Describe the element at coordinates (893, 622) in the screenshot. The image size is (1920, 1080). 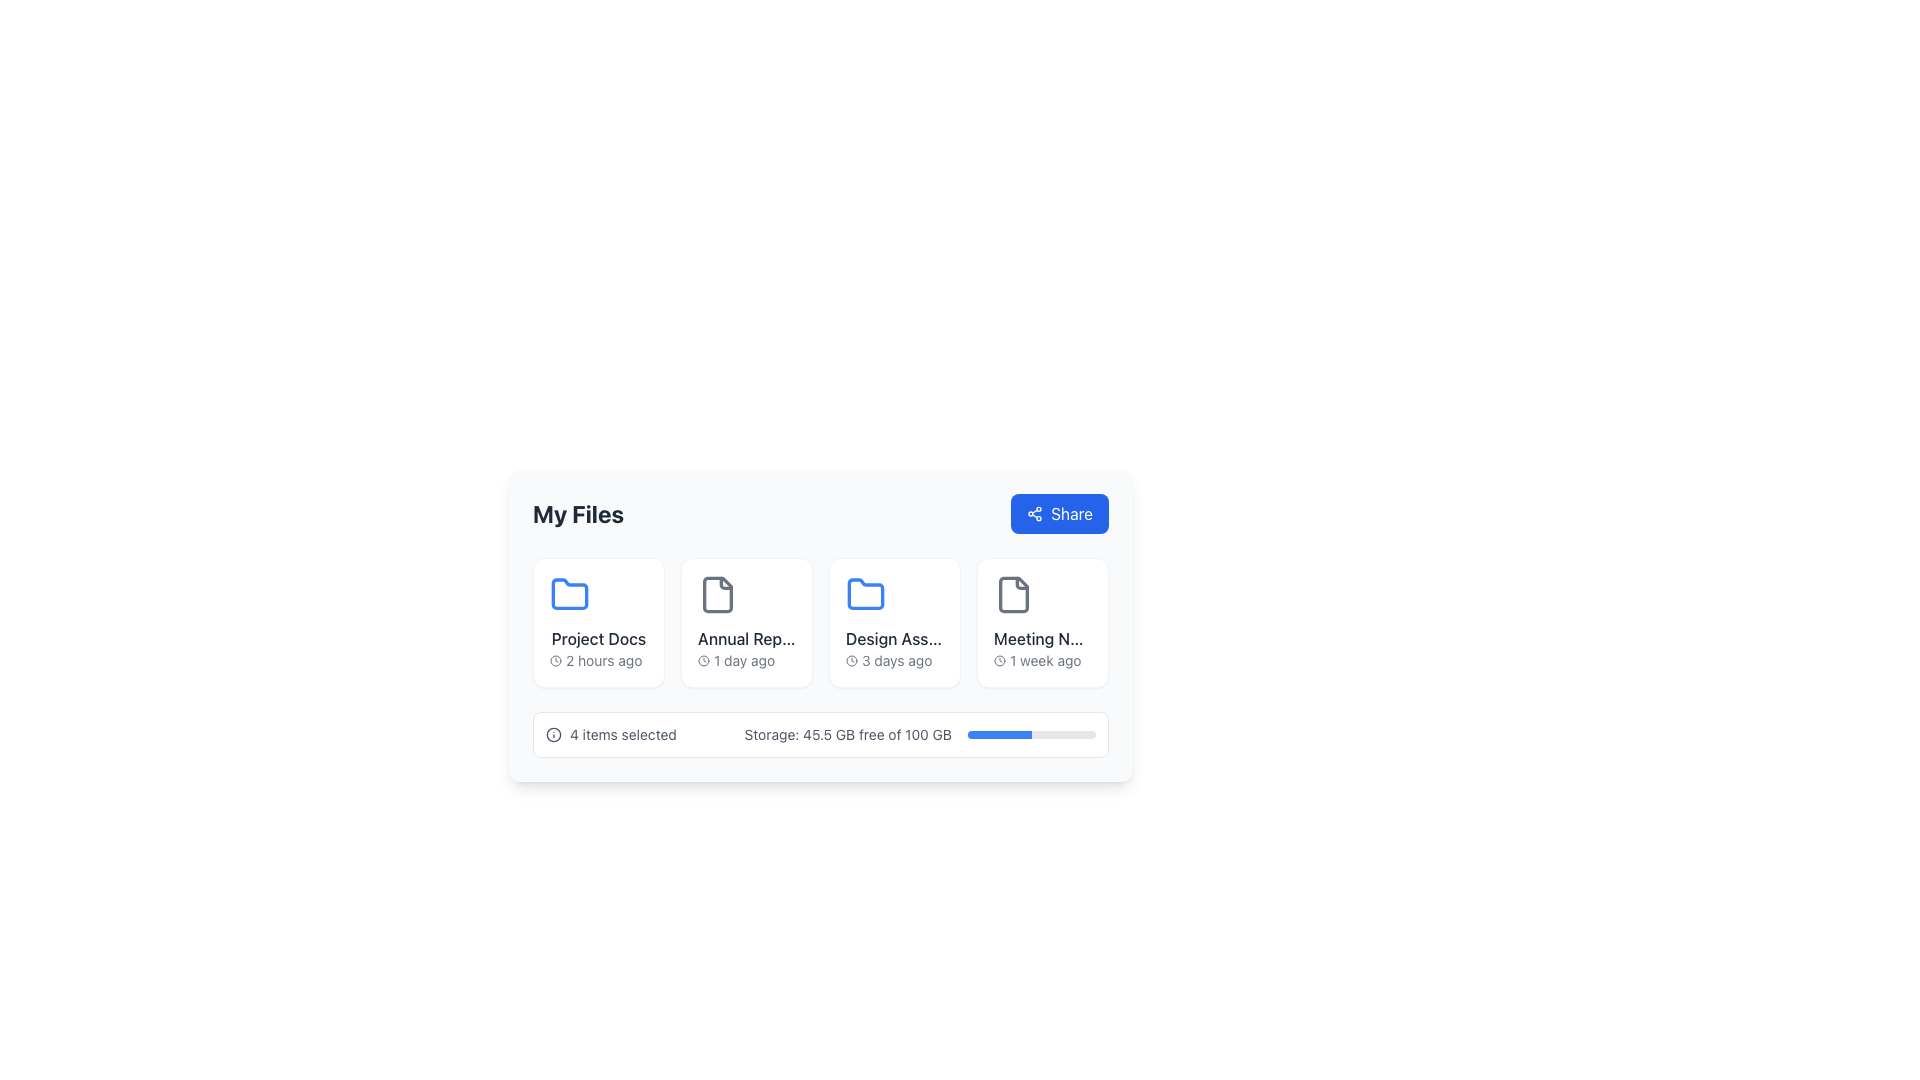
I see `the 'Design Assets' folder card in the file grid interface` at that location.